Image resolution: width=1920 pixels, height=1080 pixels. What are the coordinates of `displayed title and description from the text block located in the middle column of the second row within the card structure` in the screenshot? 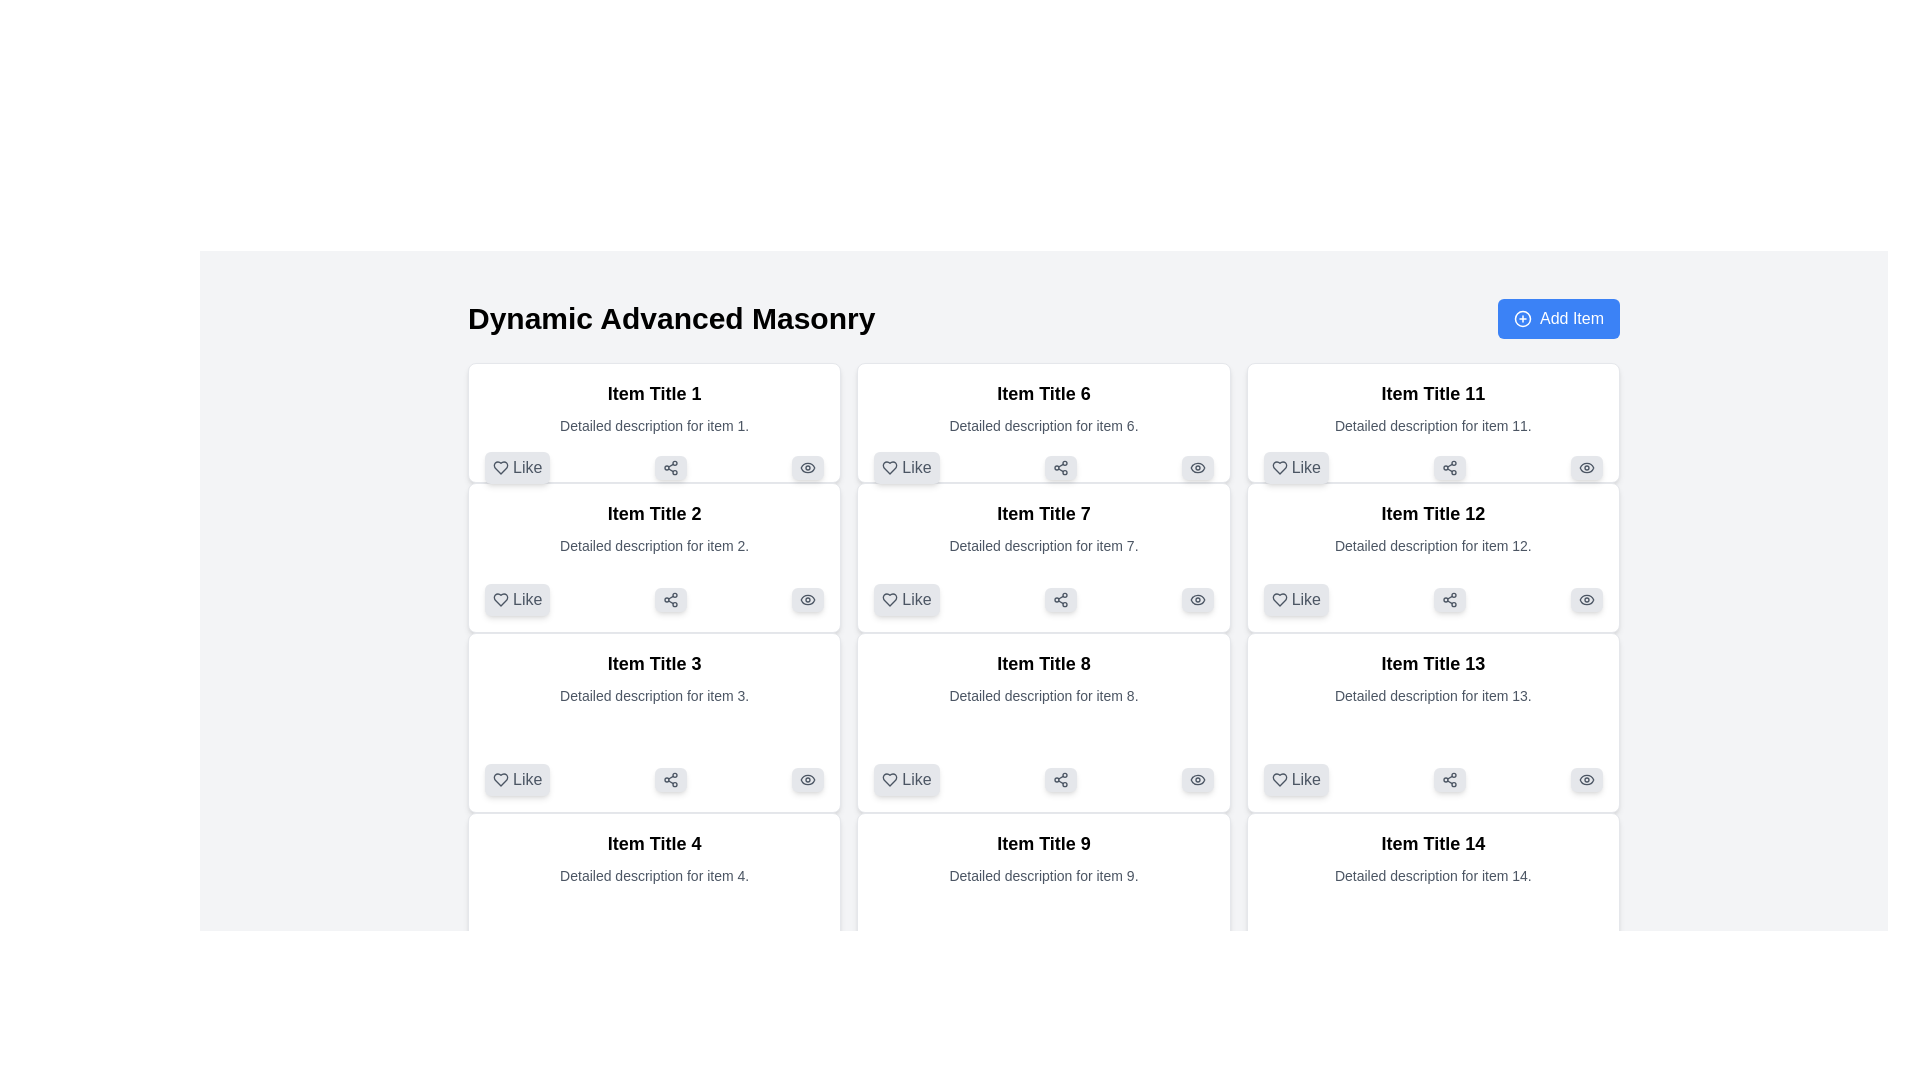 It's located at (1042, 532).